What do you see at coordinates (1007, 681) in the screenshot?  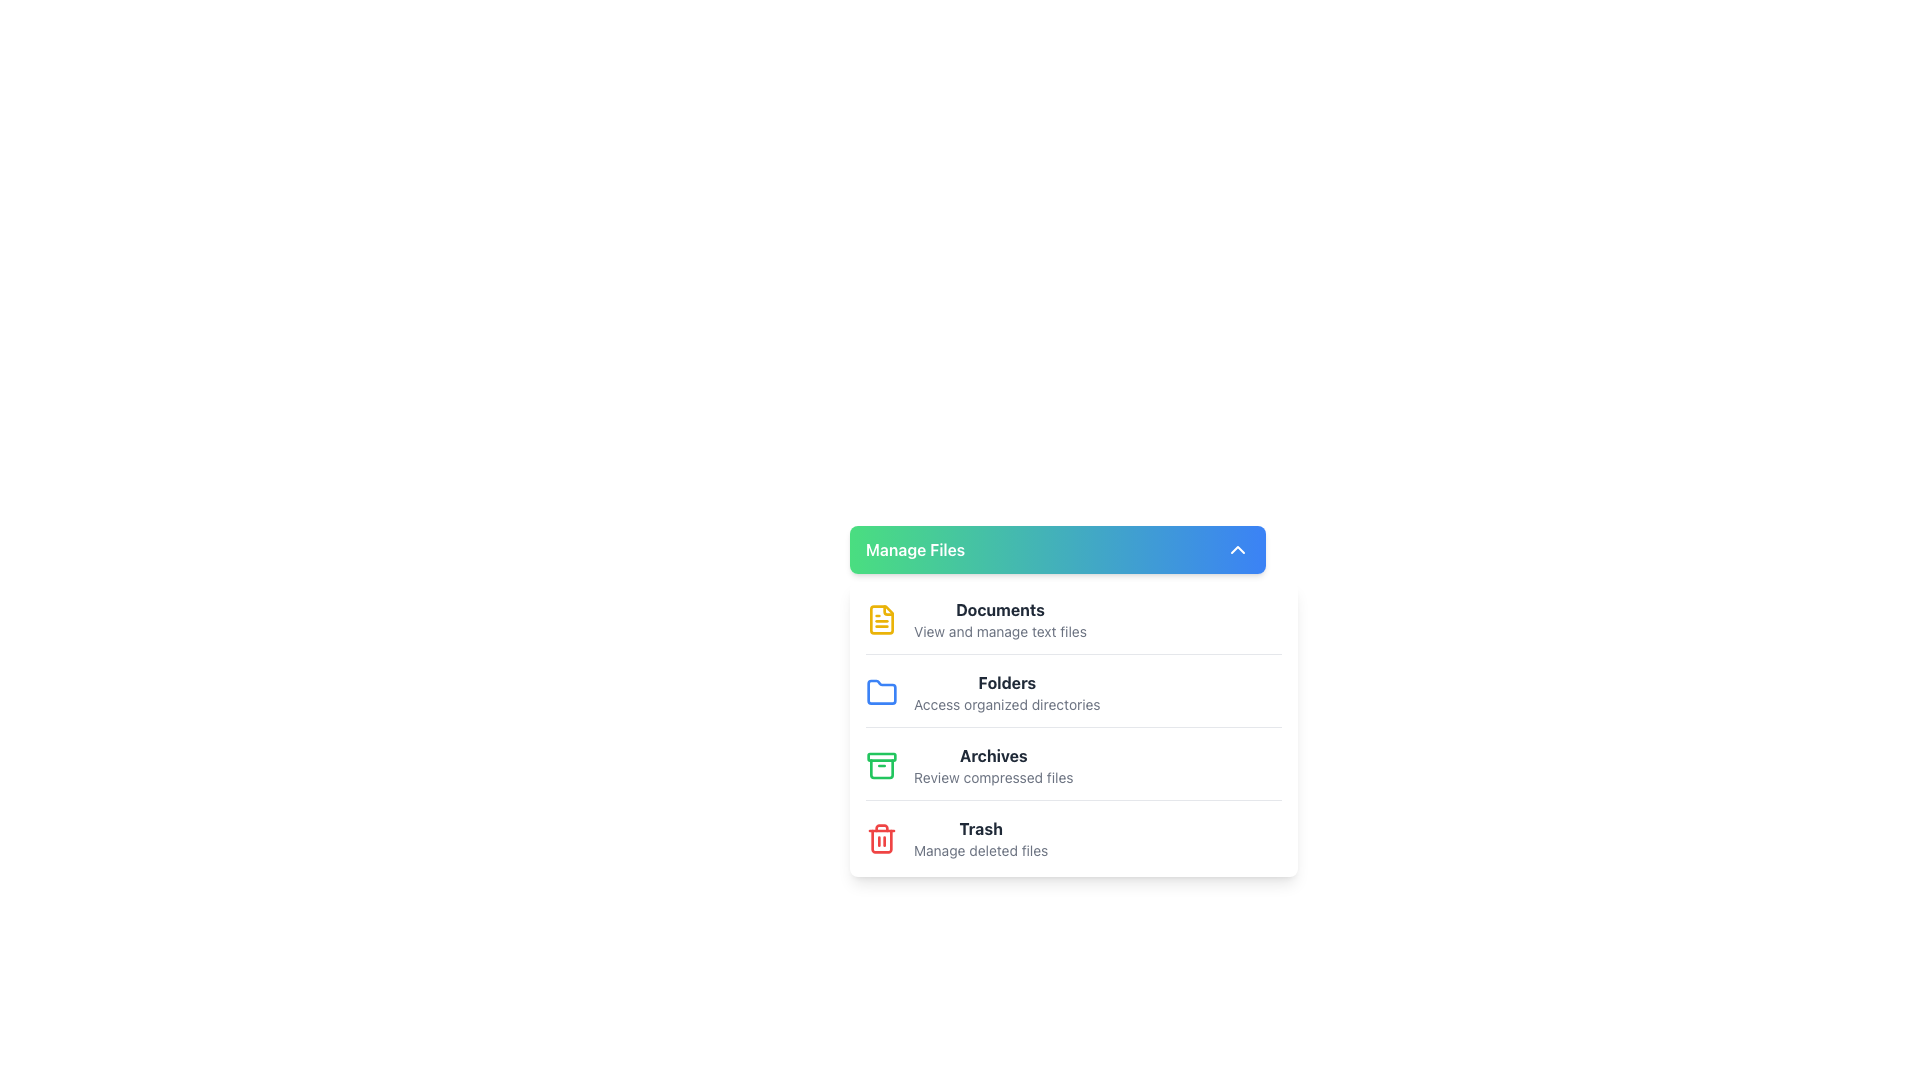 I see `the bold, dark-colored text label displaying 'Folders', which is the second item in the 'Manage Files' section, located above 'Access organized directories'` at bounding box center [1007, 681].